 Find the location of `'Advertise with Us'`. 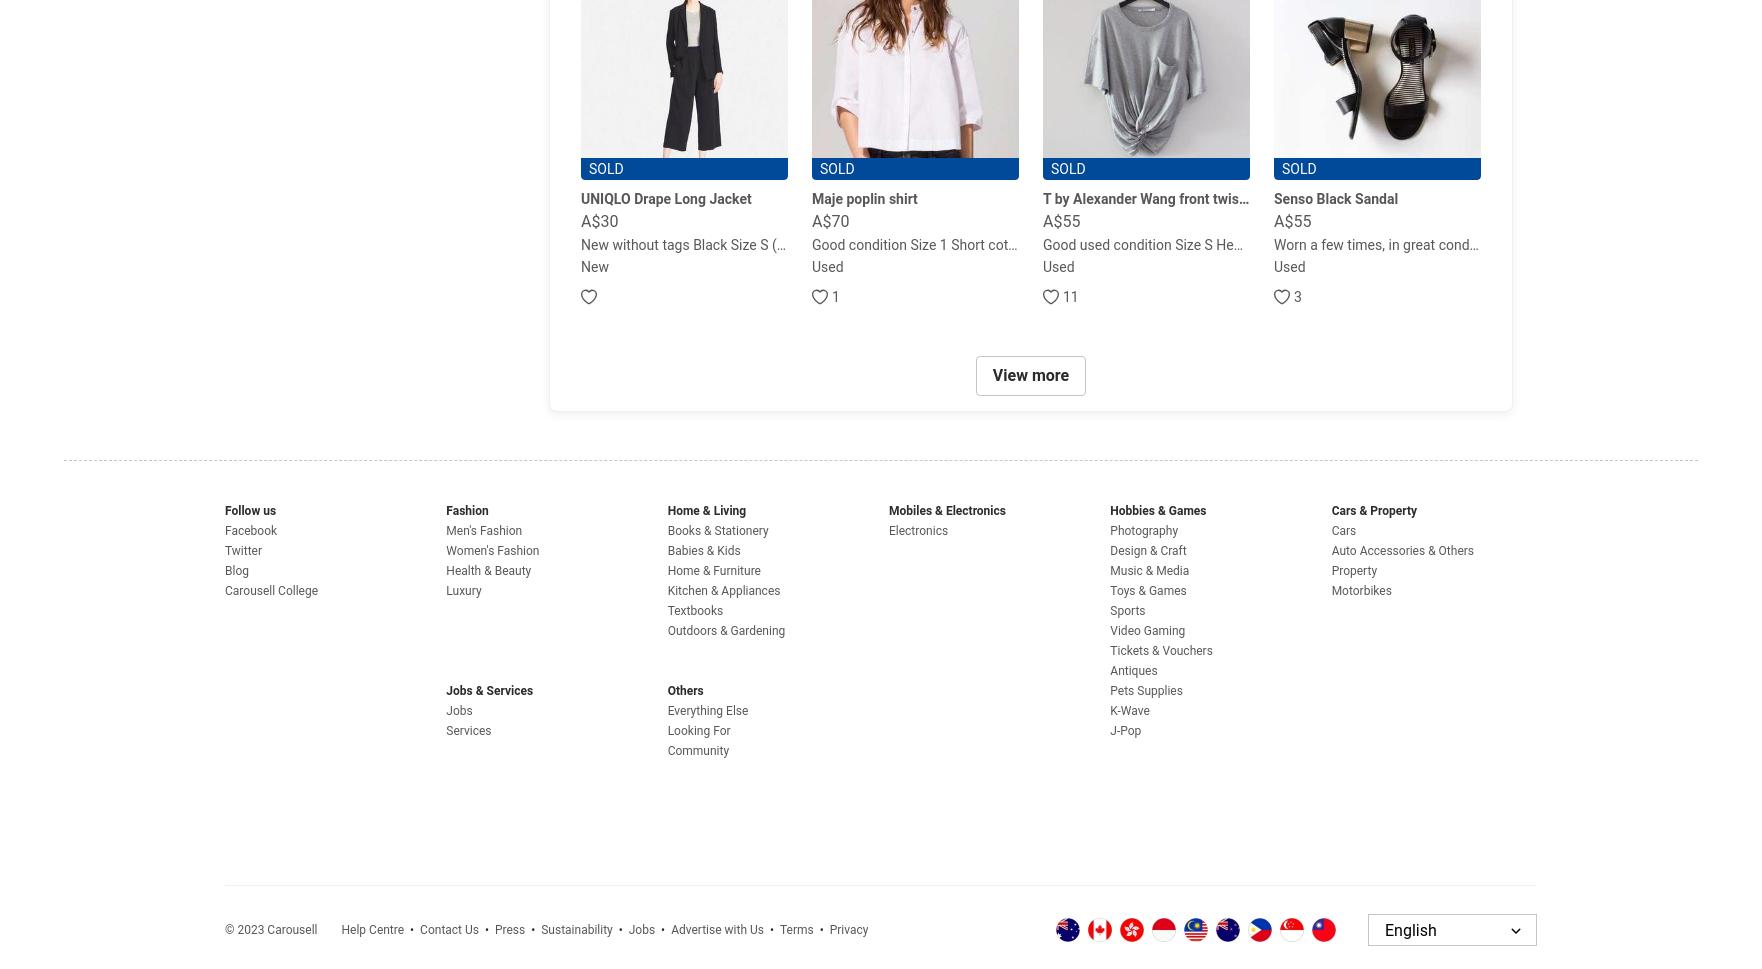

'Advertise with Us' is located at coordinates (715, 929).